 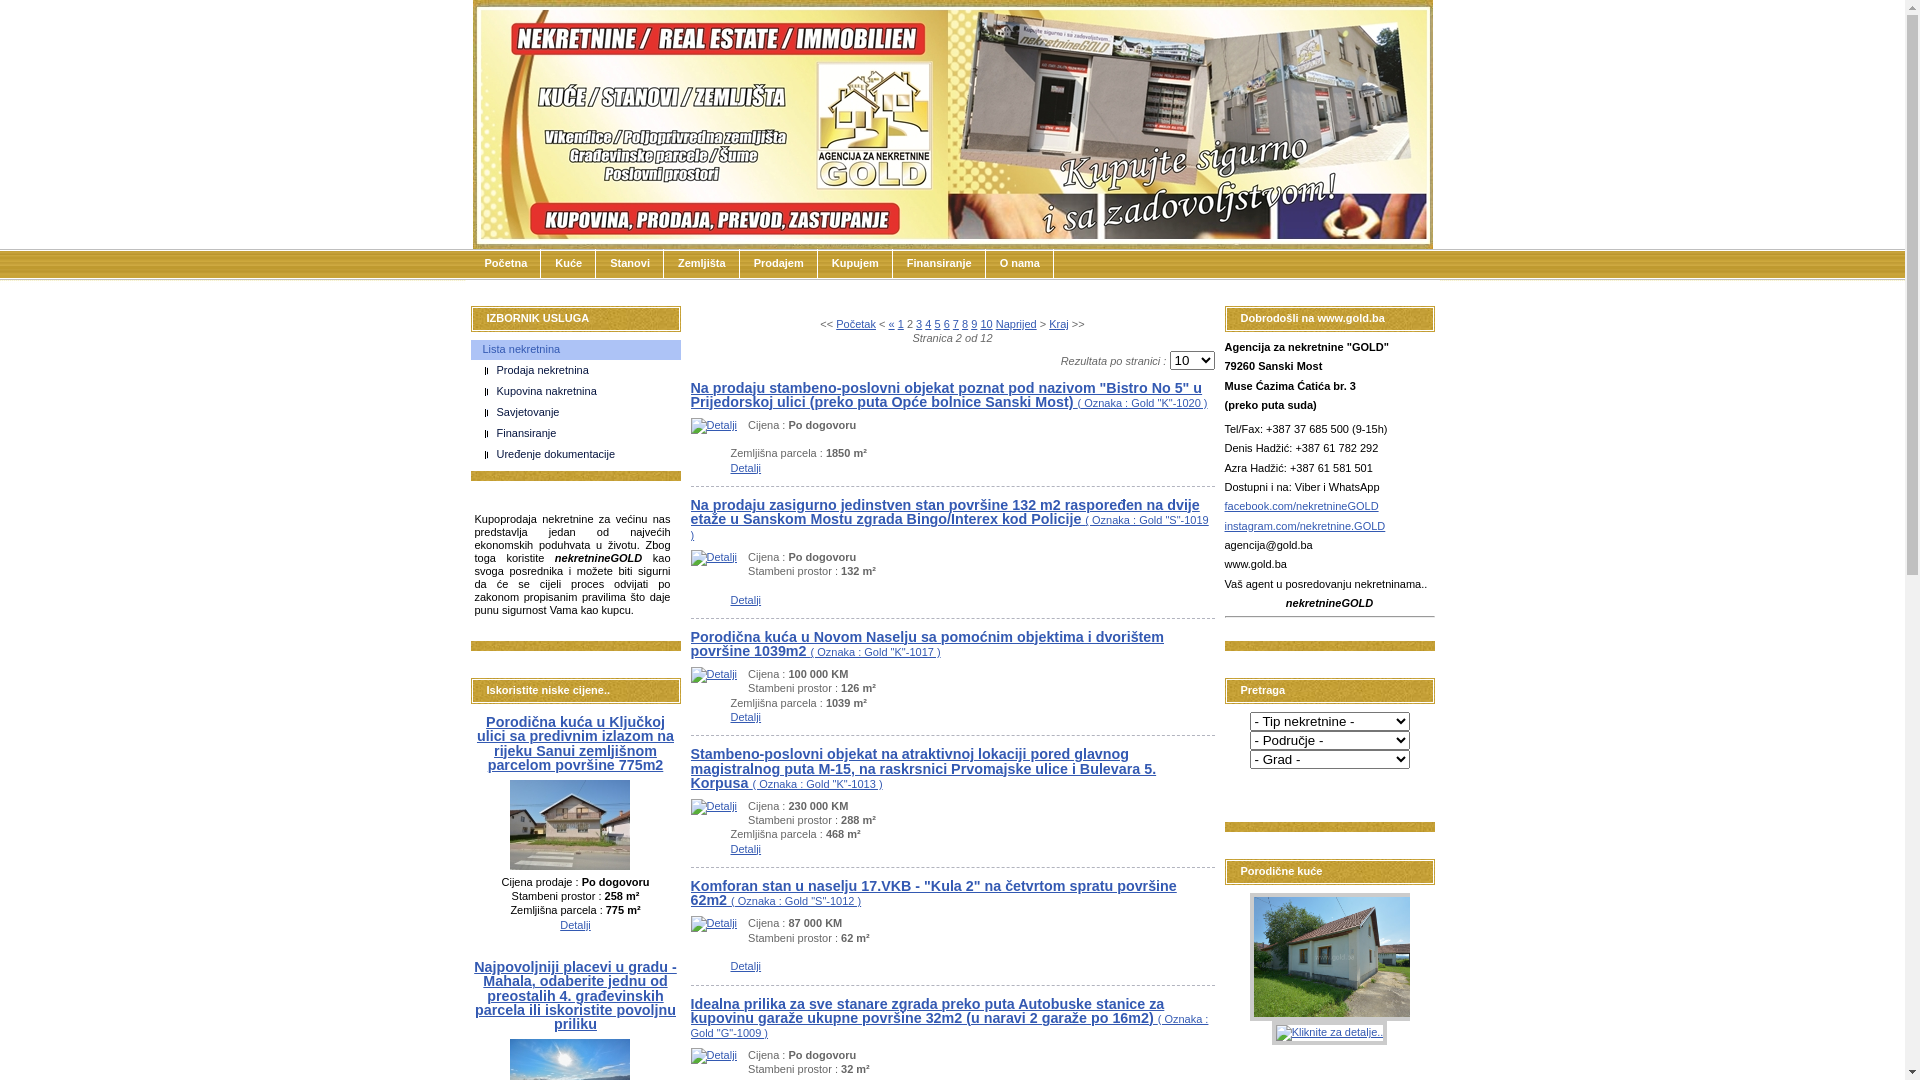 What do you see at coordinates (713, 674) in the screenshot?
I see `'Detalji'` at bounding box center [713, 674].